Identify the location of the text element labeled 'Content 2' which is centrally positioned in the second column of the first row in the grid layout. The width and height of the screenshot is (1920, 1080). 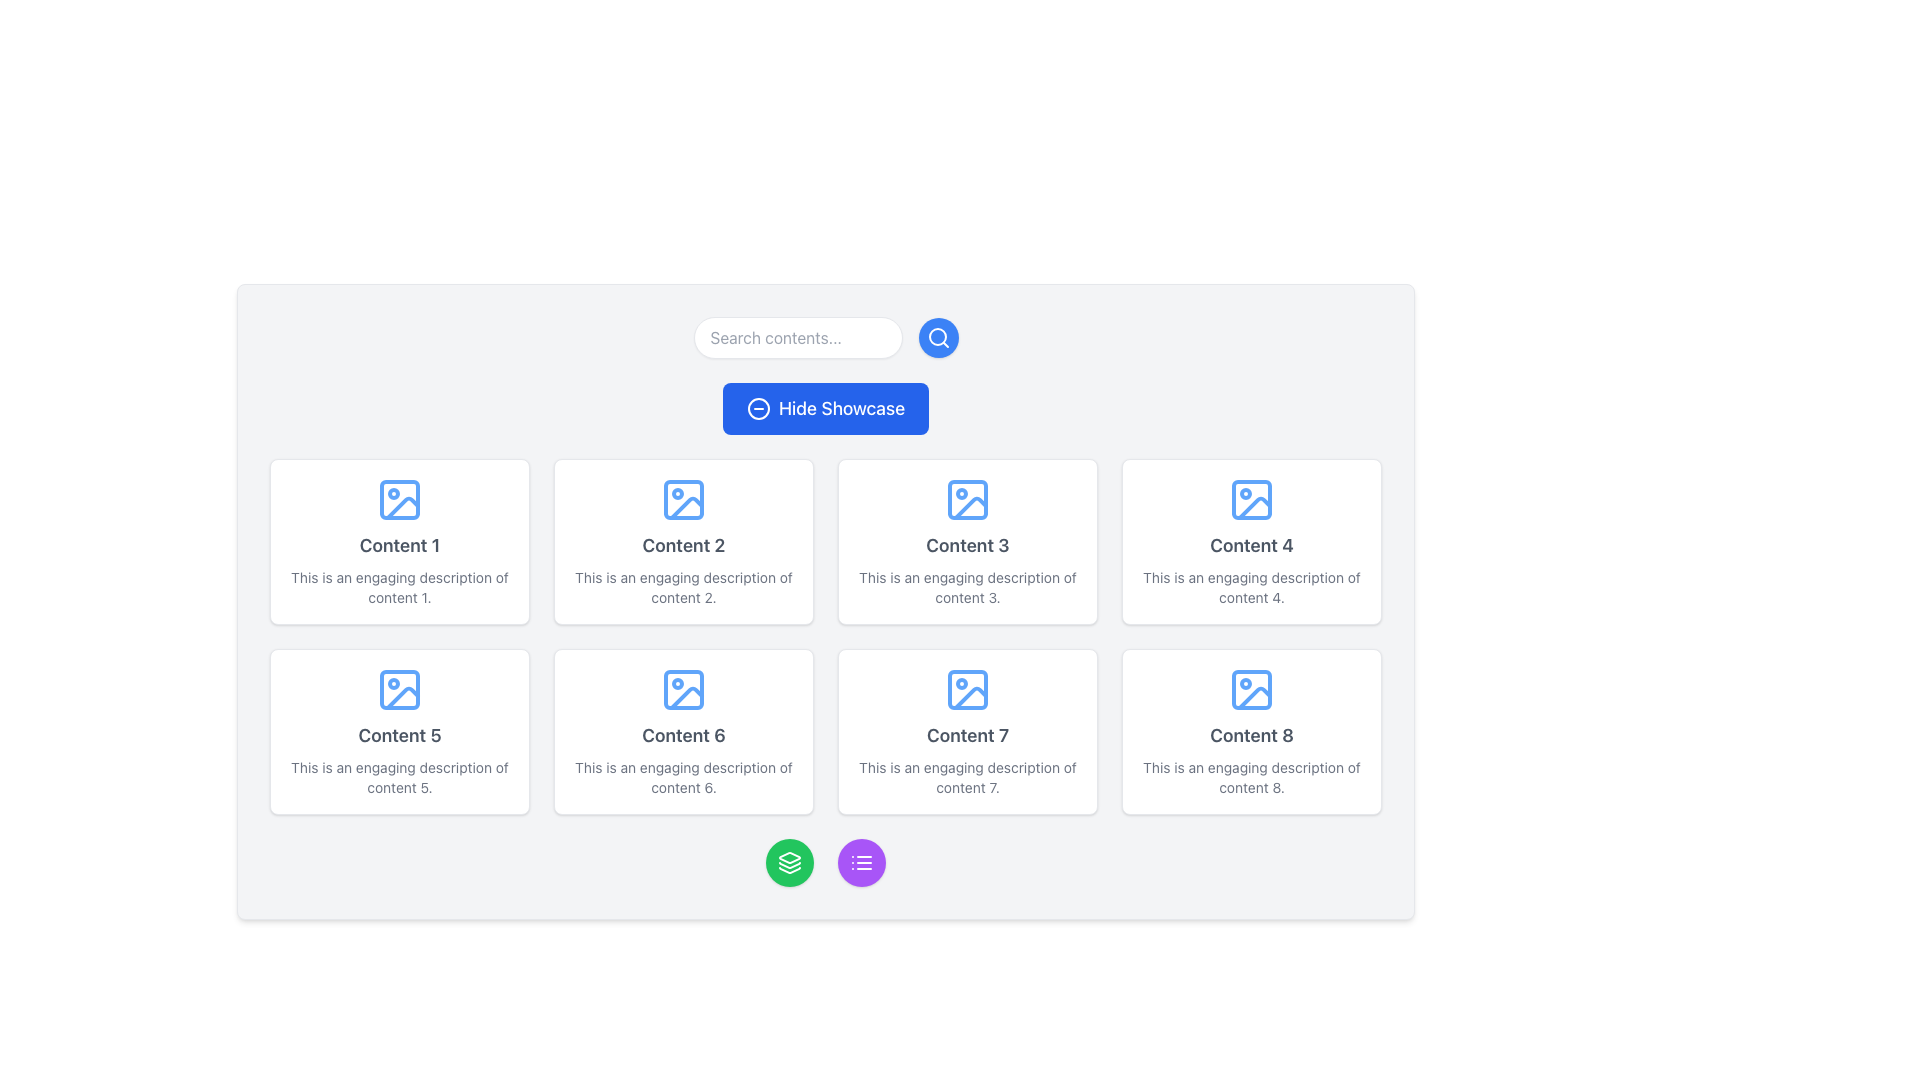
(683, 546).